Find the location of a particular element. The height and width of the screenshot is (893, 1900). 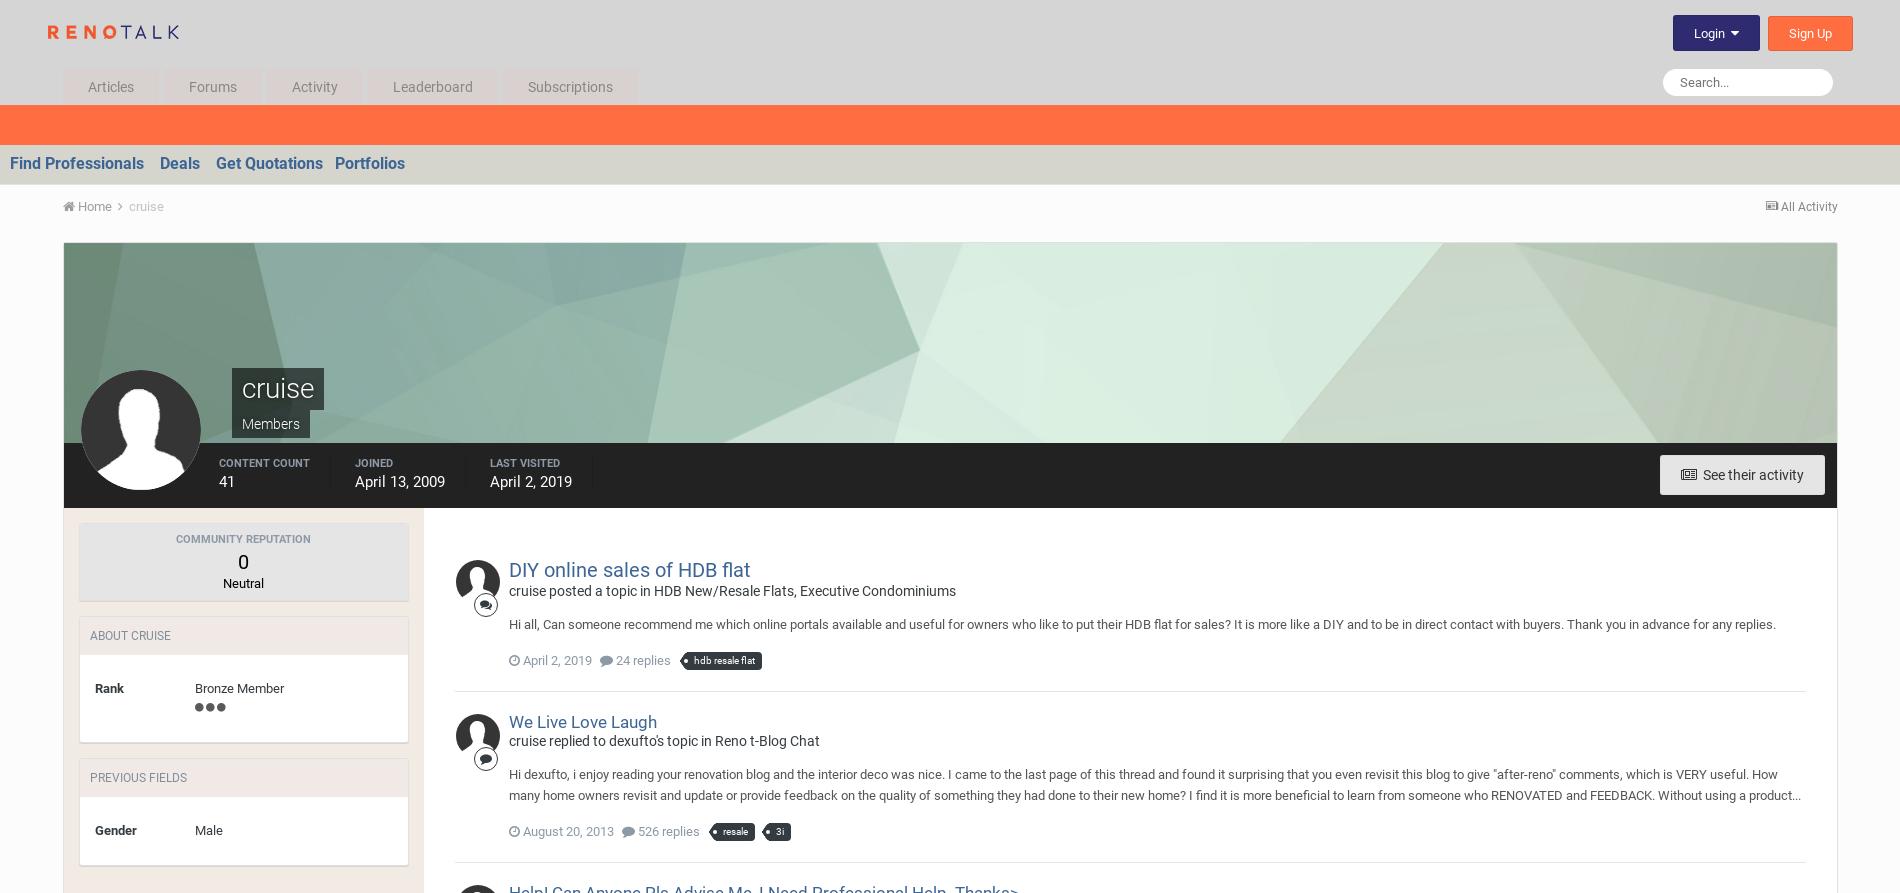

'hdb resale flat' is located at coordinates (722, 660).